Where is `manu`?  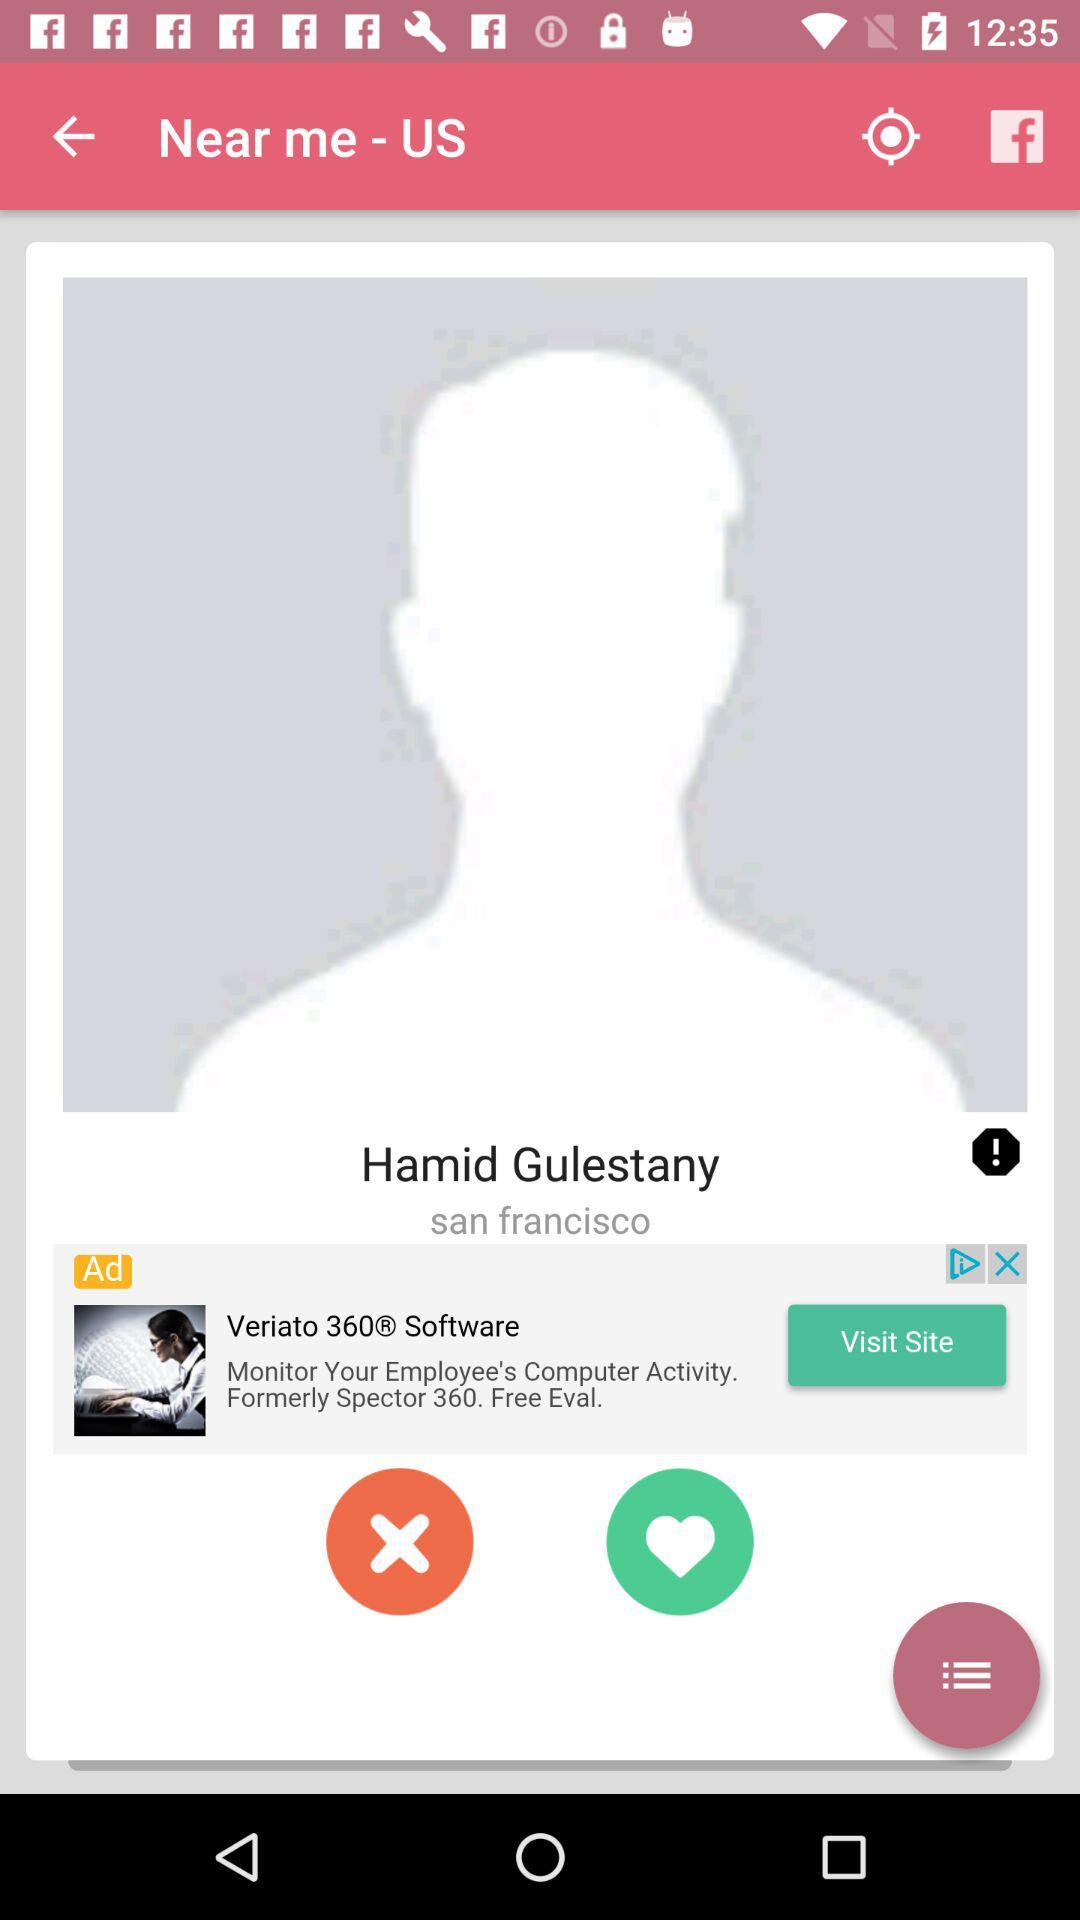 manu is located at coordinates (965, 1675).